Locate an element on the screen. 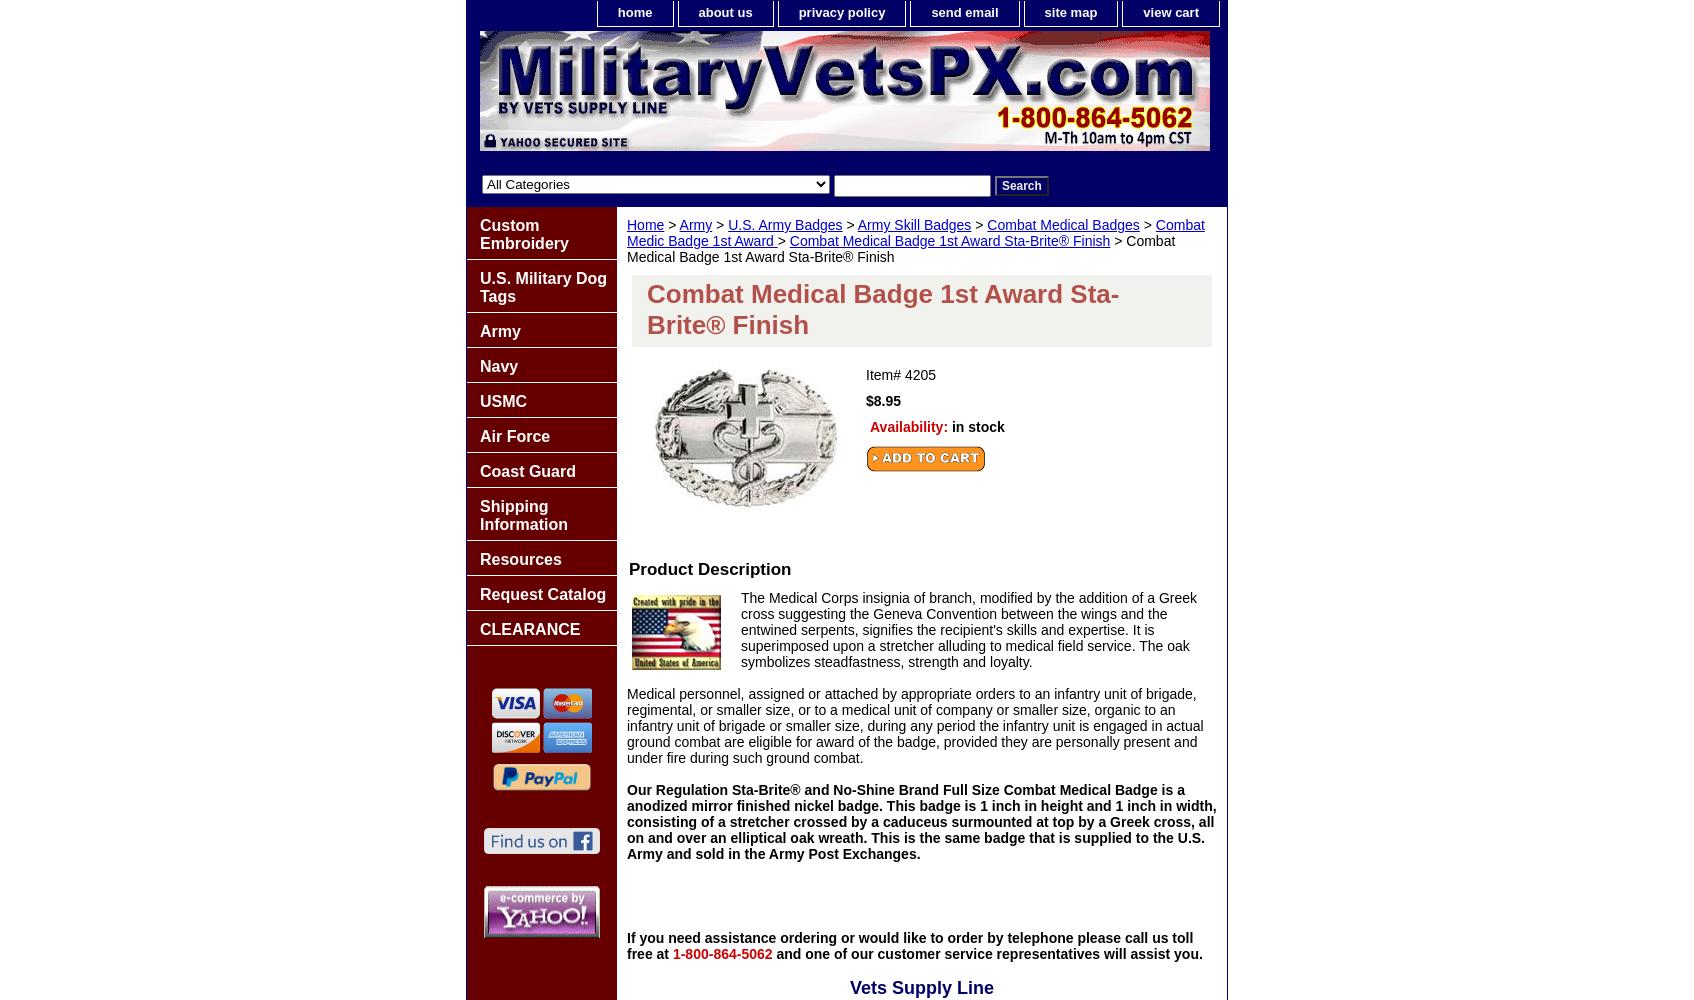  'privacy policy' is located at coordinates (841, 12).